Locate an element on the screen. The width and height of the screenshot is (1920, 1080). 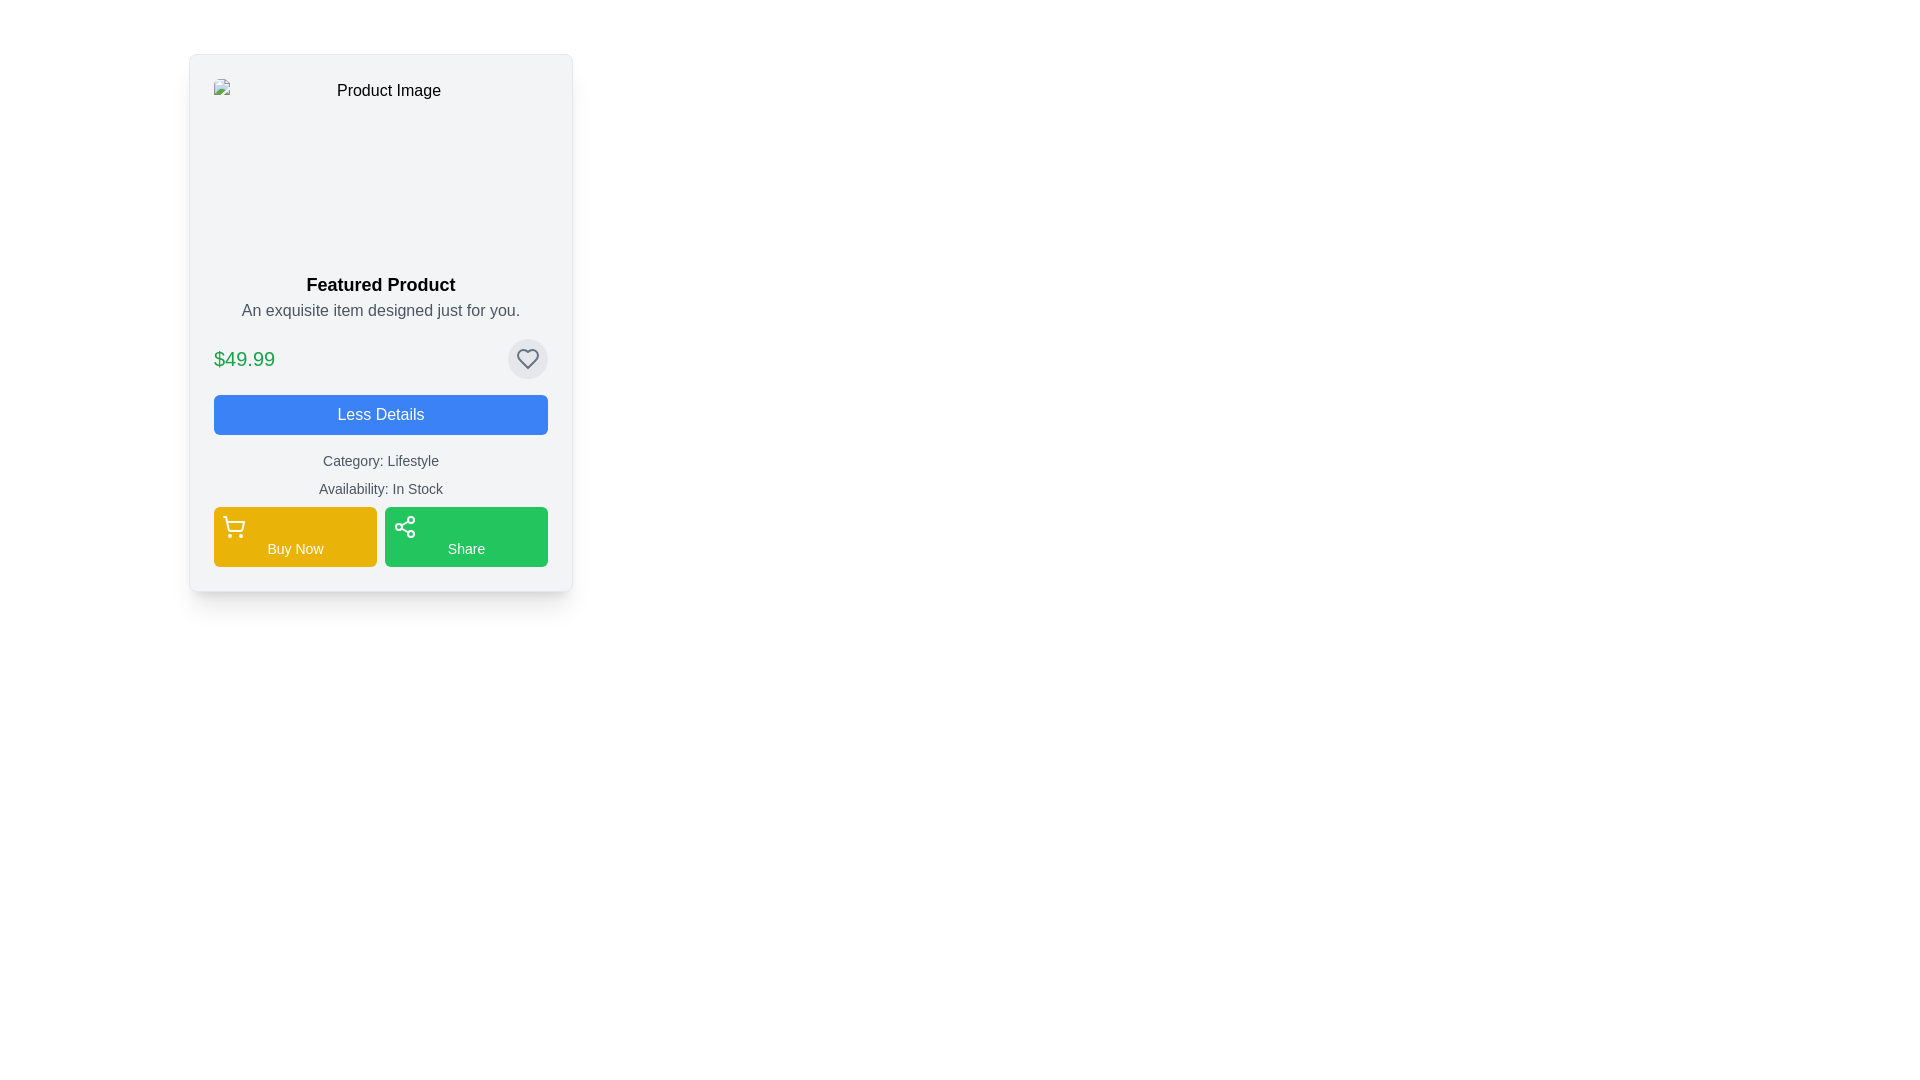
the purchase button located at the lower end of the product card, which is the first button in a horizontally aligned button group, to change its appearance is located at coordinates (294, 535).